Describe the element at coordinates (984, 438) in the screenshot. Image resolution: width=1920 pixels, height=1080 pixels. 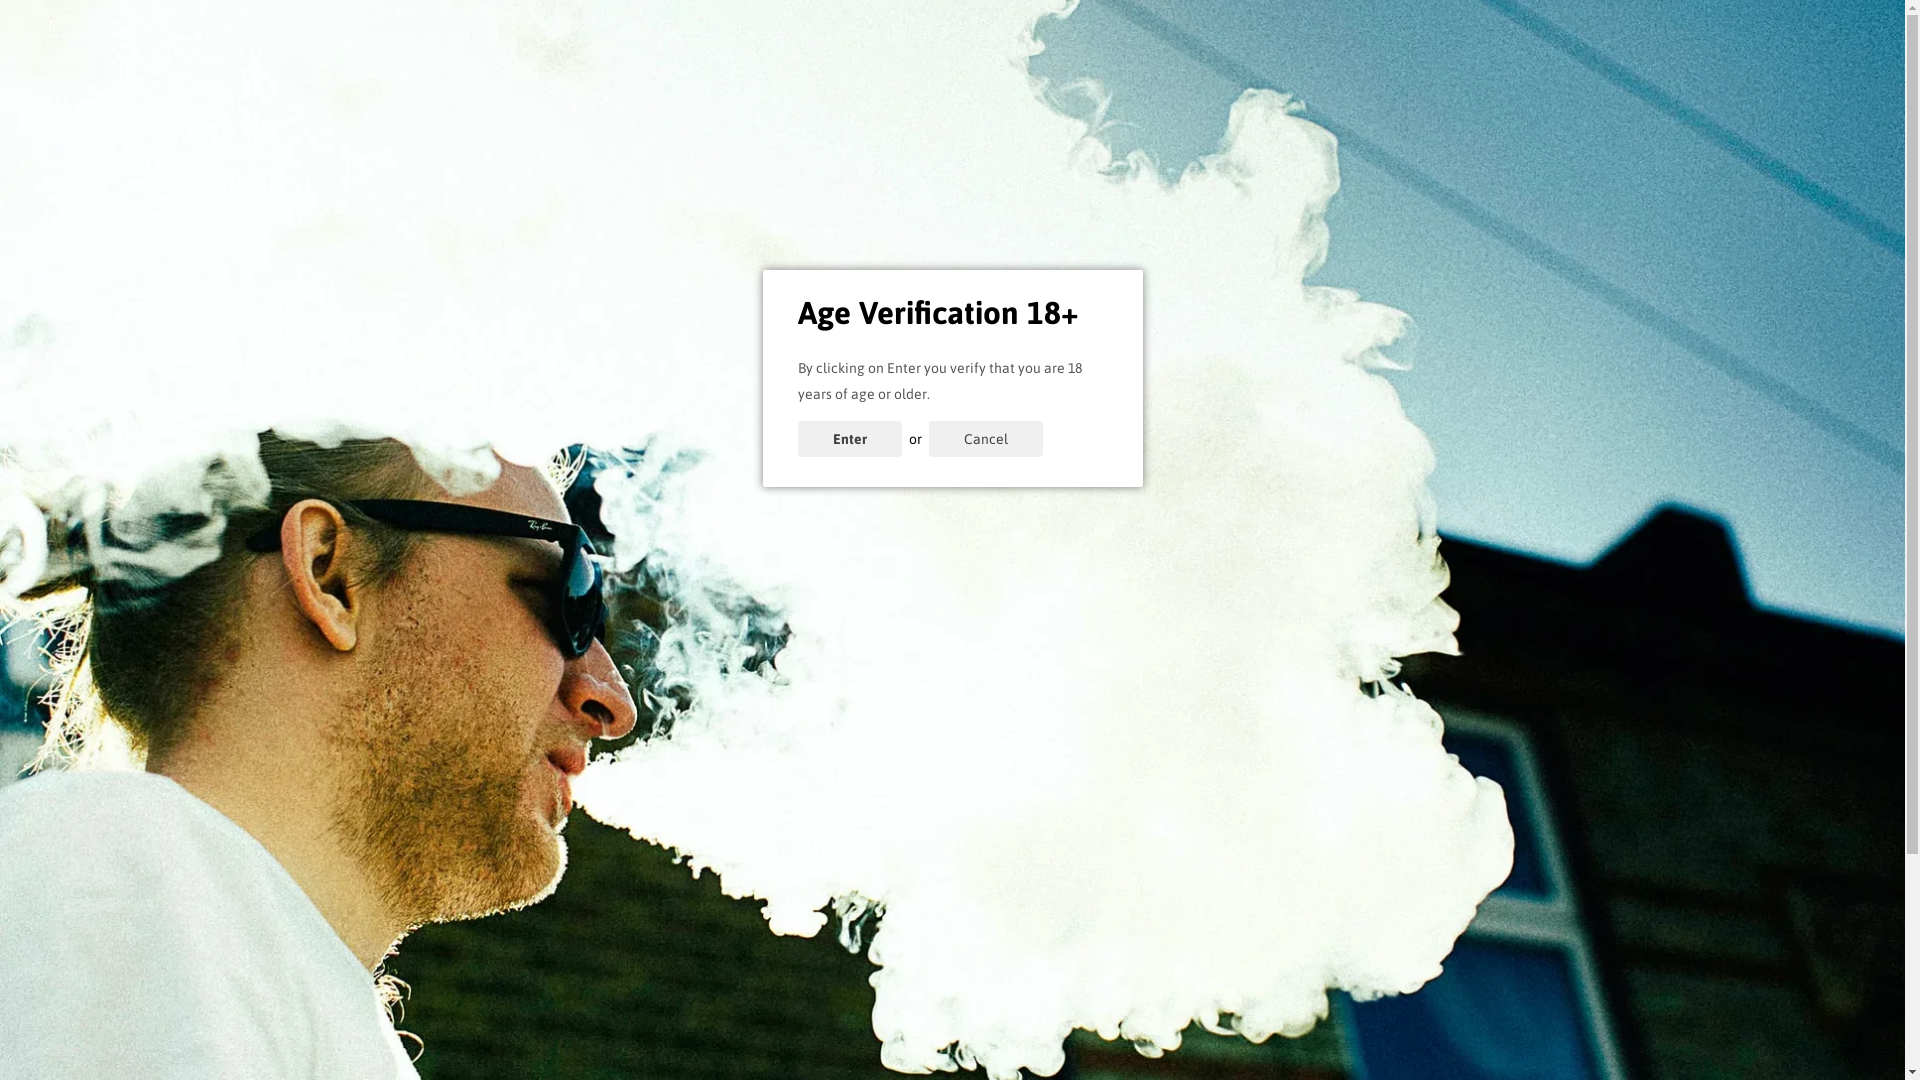
I see `'Cancel'` at that location.